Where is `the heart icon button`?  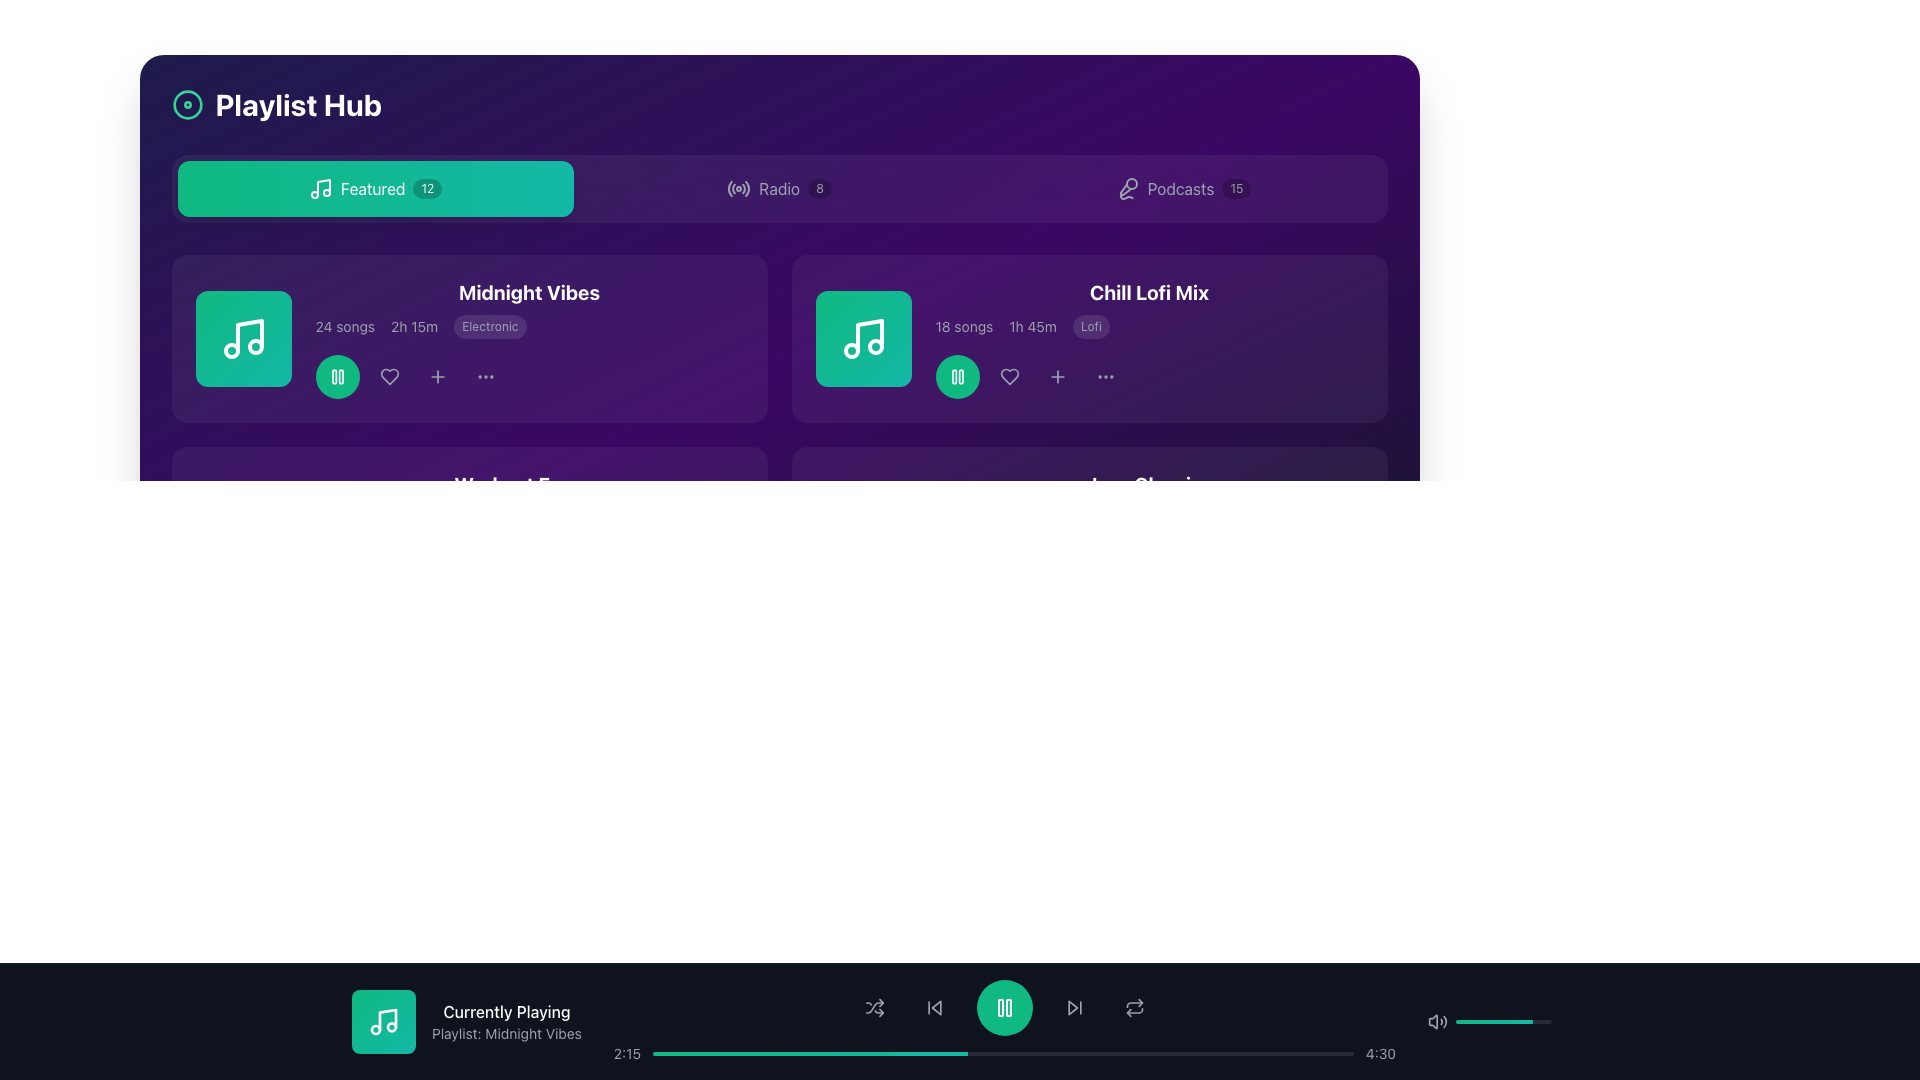 the heart icon button is located at coordinates (1009, 377).